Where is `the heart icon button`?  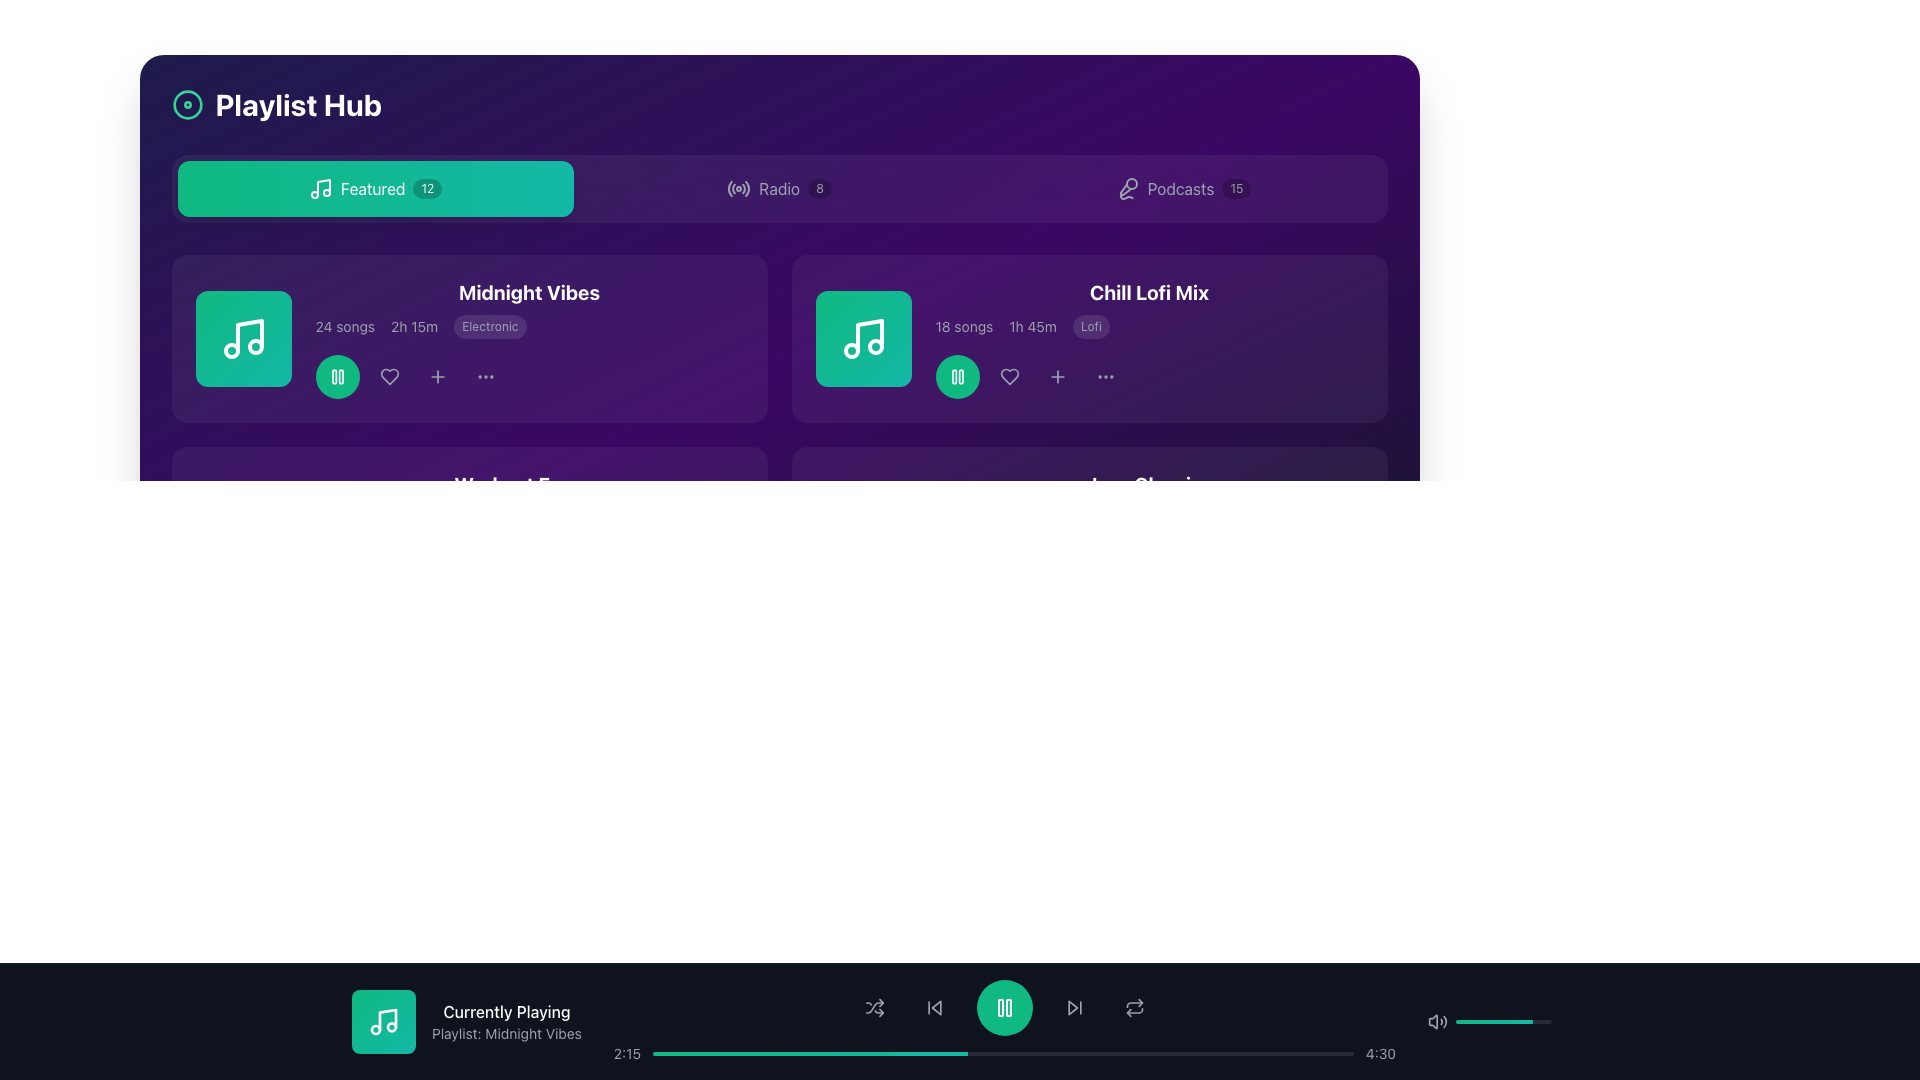 the heart icon button is located at coordinates (1009, 377).